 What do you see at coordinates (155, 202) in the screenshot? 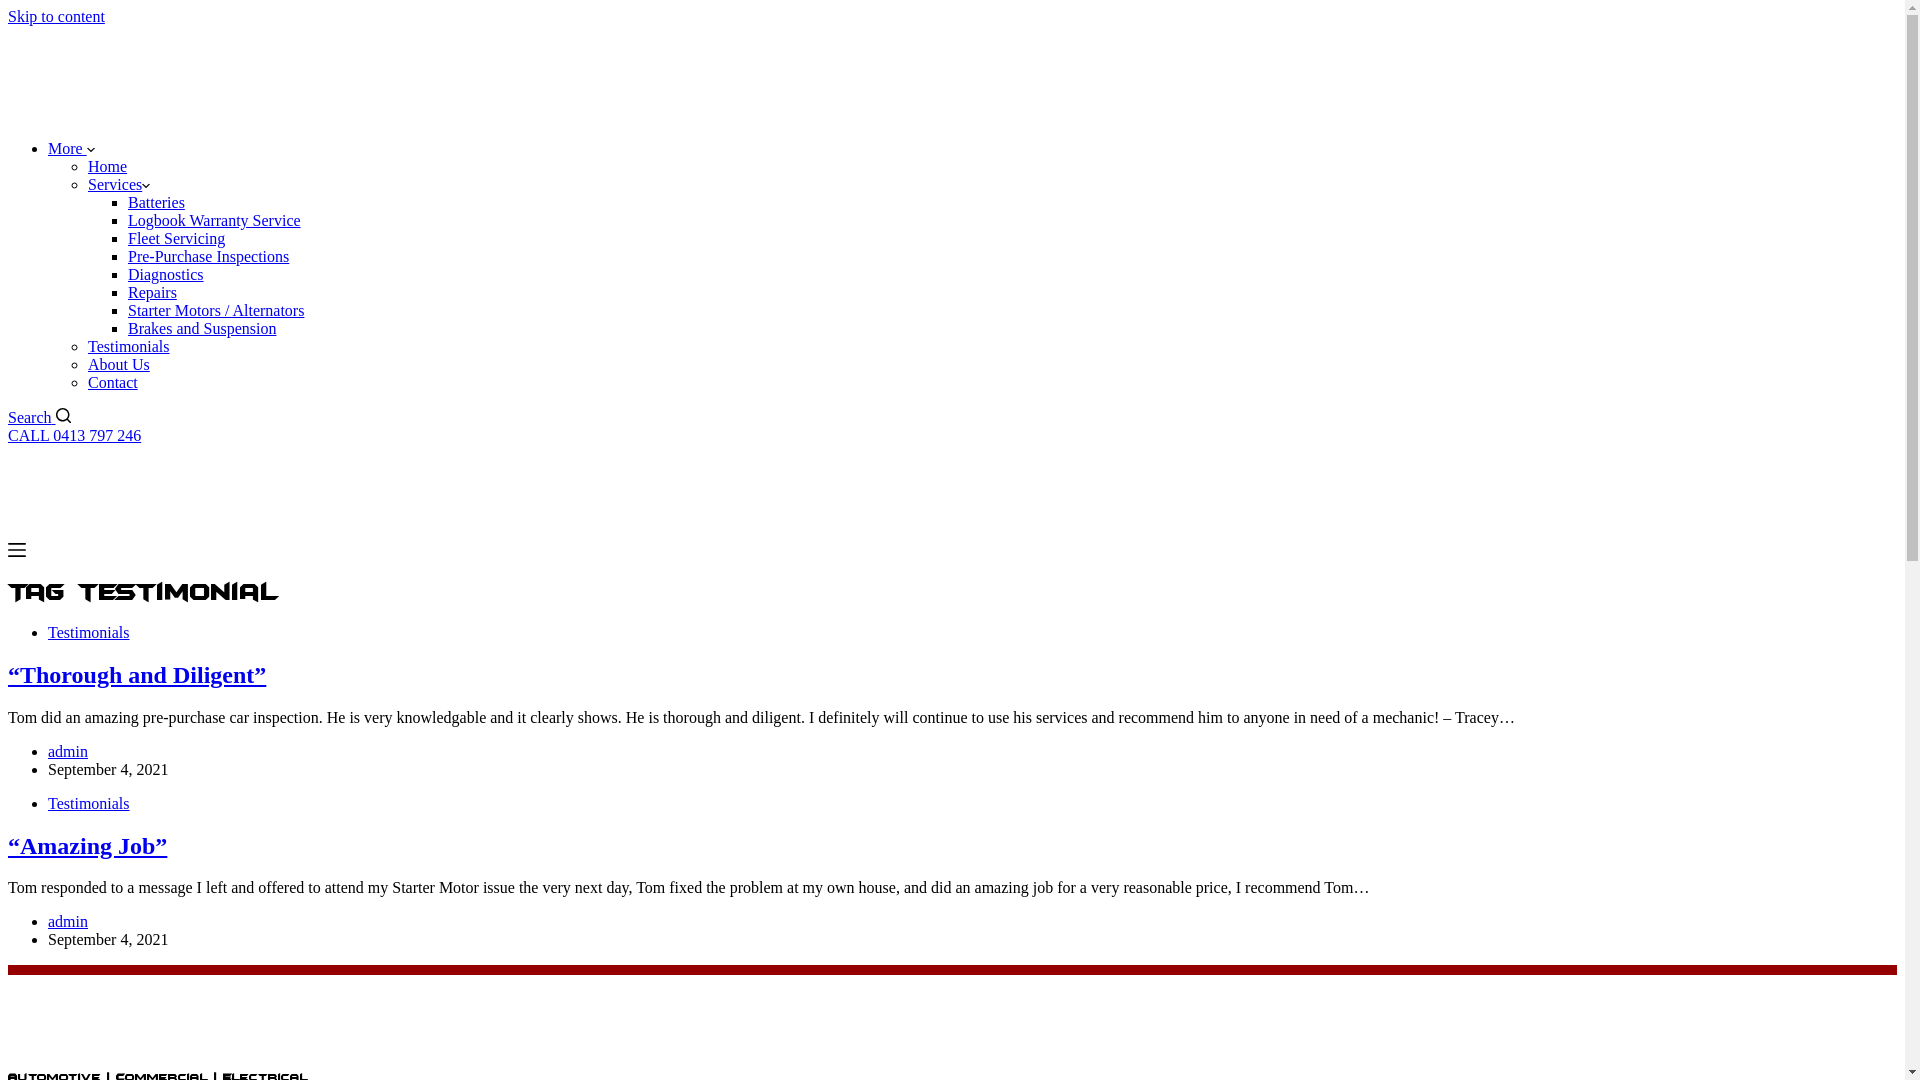
I see `'Batteries'` at bounding box center [155, 202].